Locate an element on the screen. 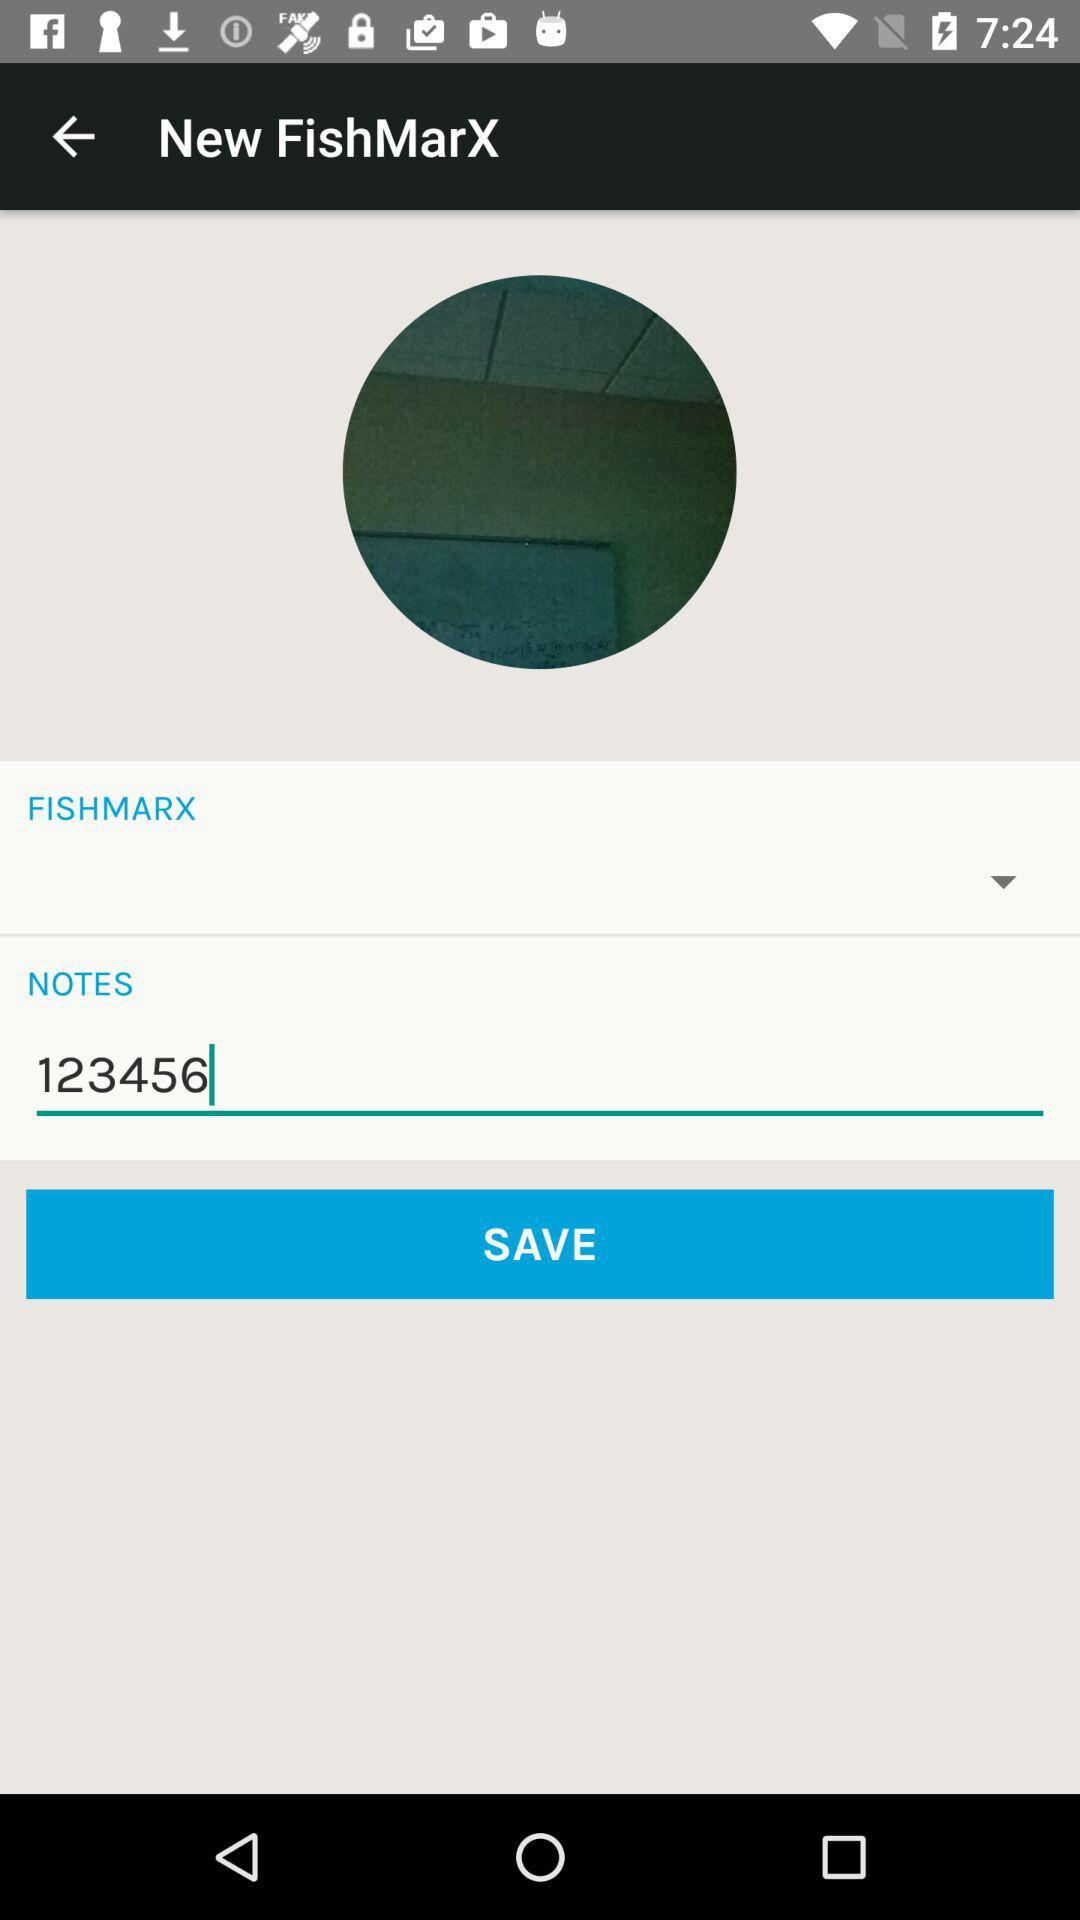  item next to the new fishmarx item is located at coordinates (72, 135).